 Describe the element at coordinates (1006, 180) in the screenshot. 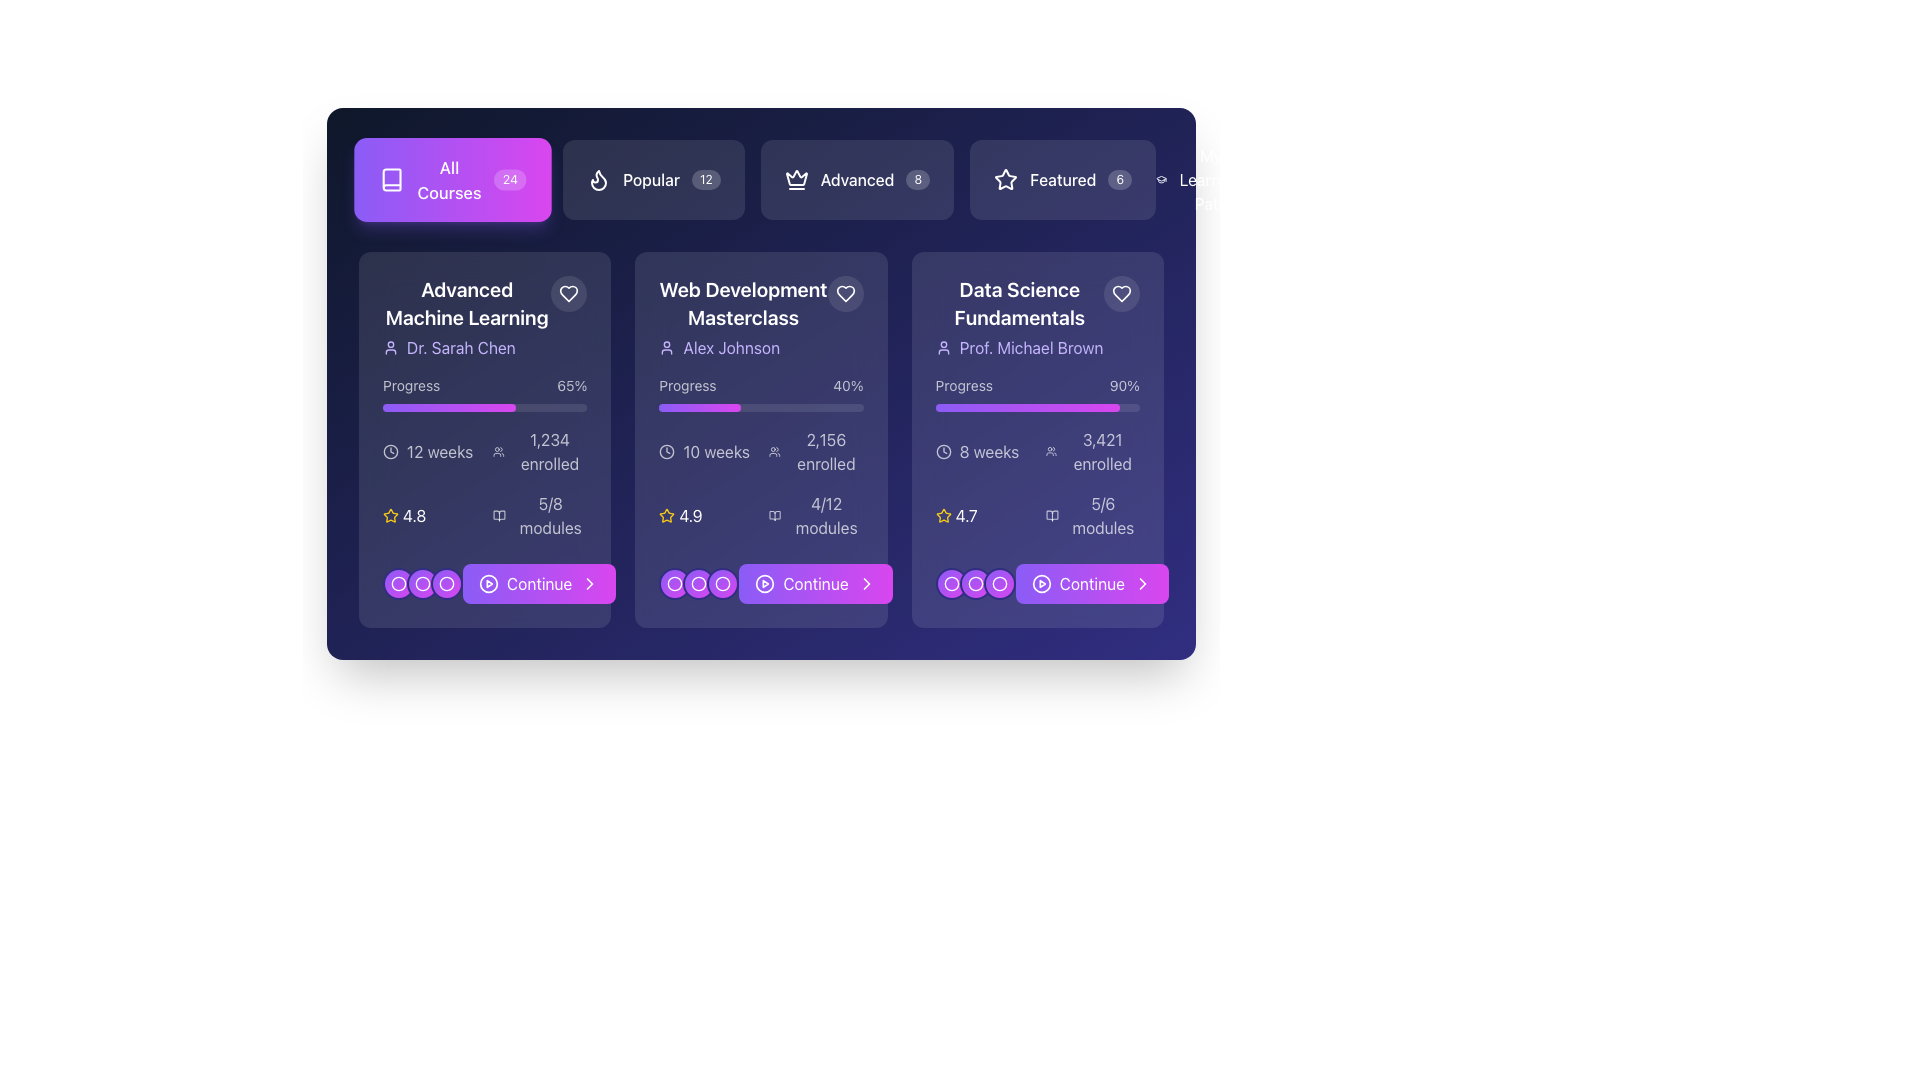

I see `the star icon located at the top-right section of the interface within the 'Featured' button, which visually represents the 'Featured' category` at that location.